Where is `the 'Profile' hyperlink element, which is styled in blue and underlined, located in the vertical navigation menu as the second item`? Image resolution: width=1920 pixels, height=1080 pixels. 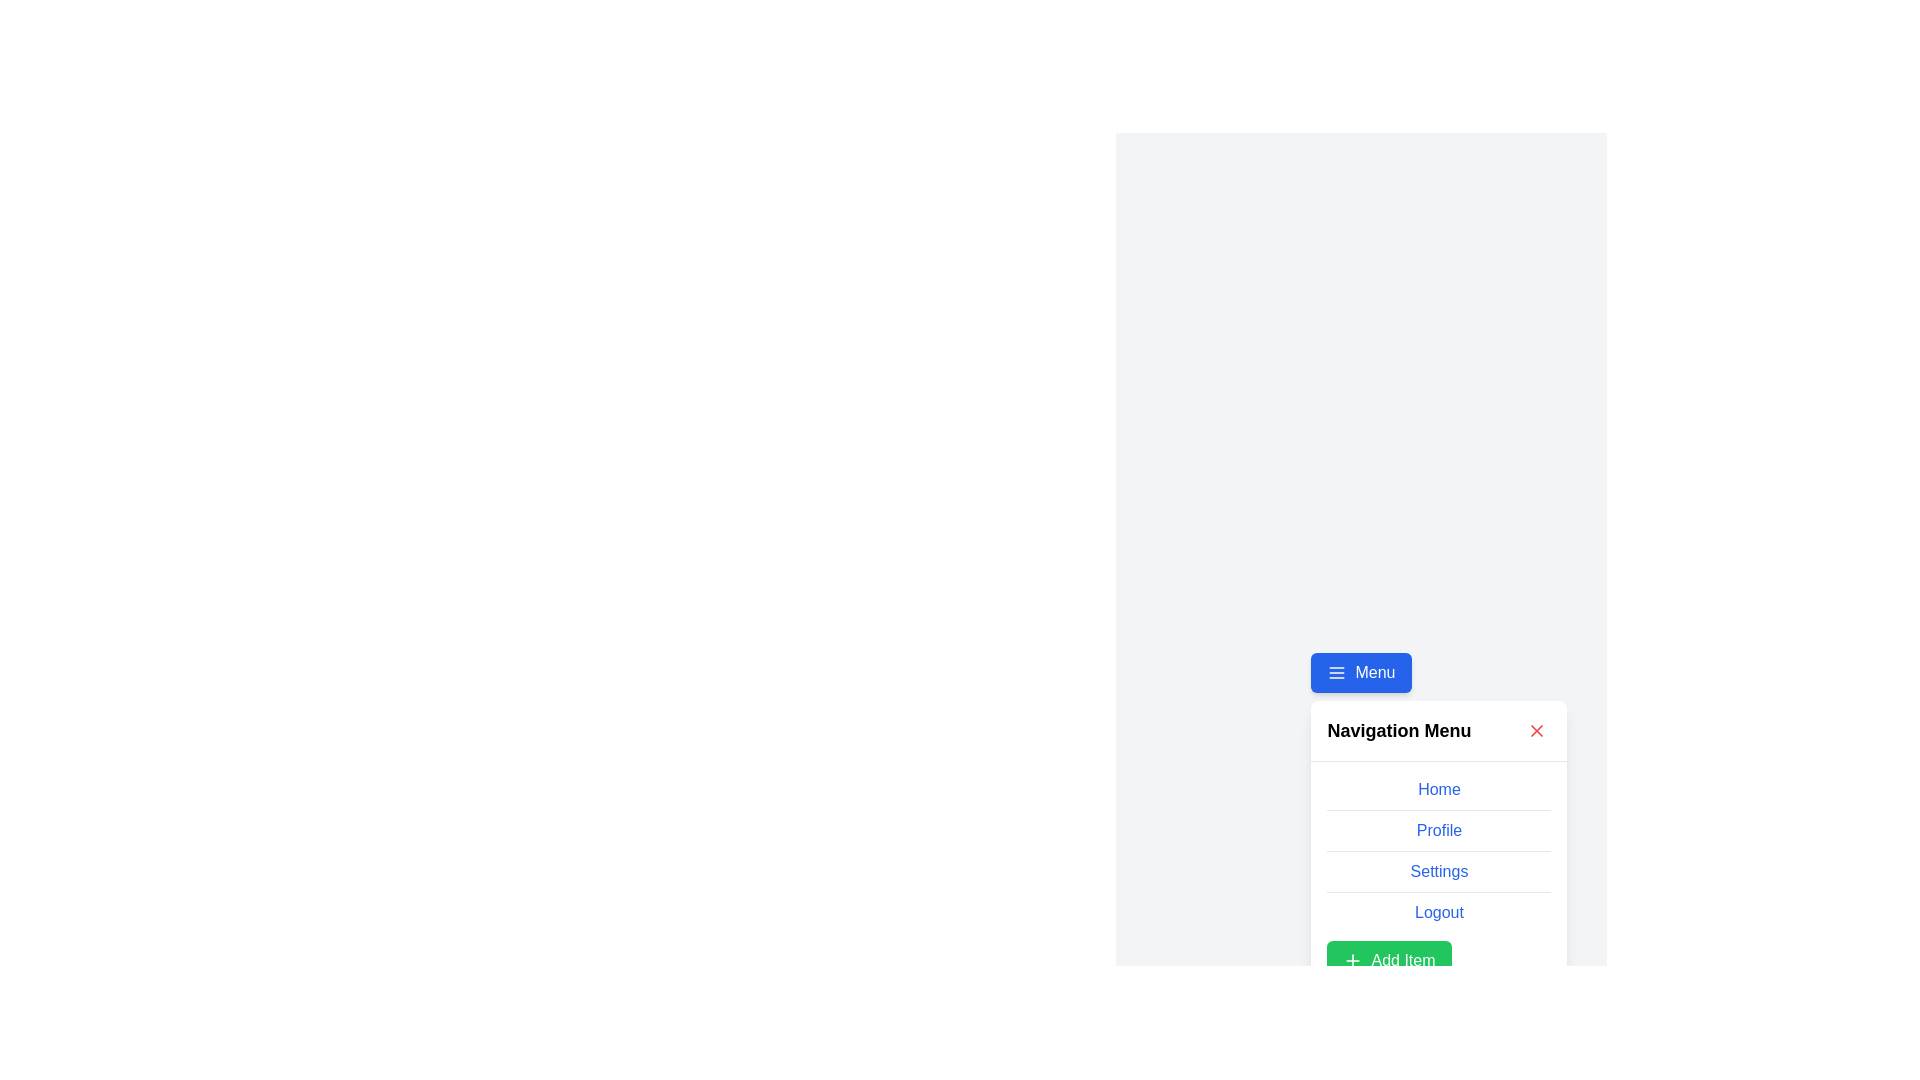 the 'Profile' hyperlink element, which is styled in blue and underlined, located in the vertical navigation menu as the second item is located at coordinates (1438, 835).